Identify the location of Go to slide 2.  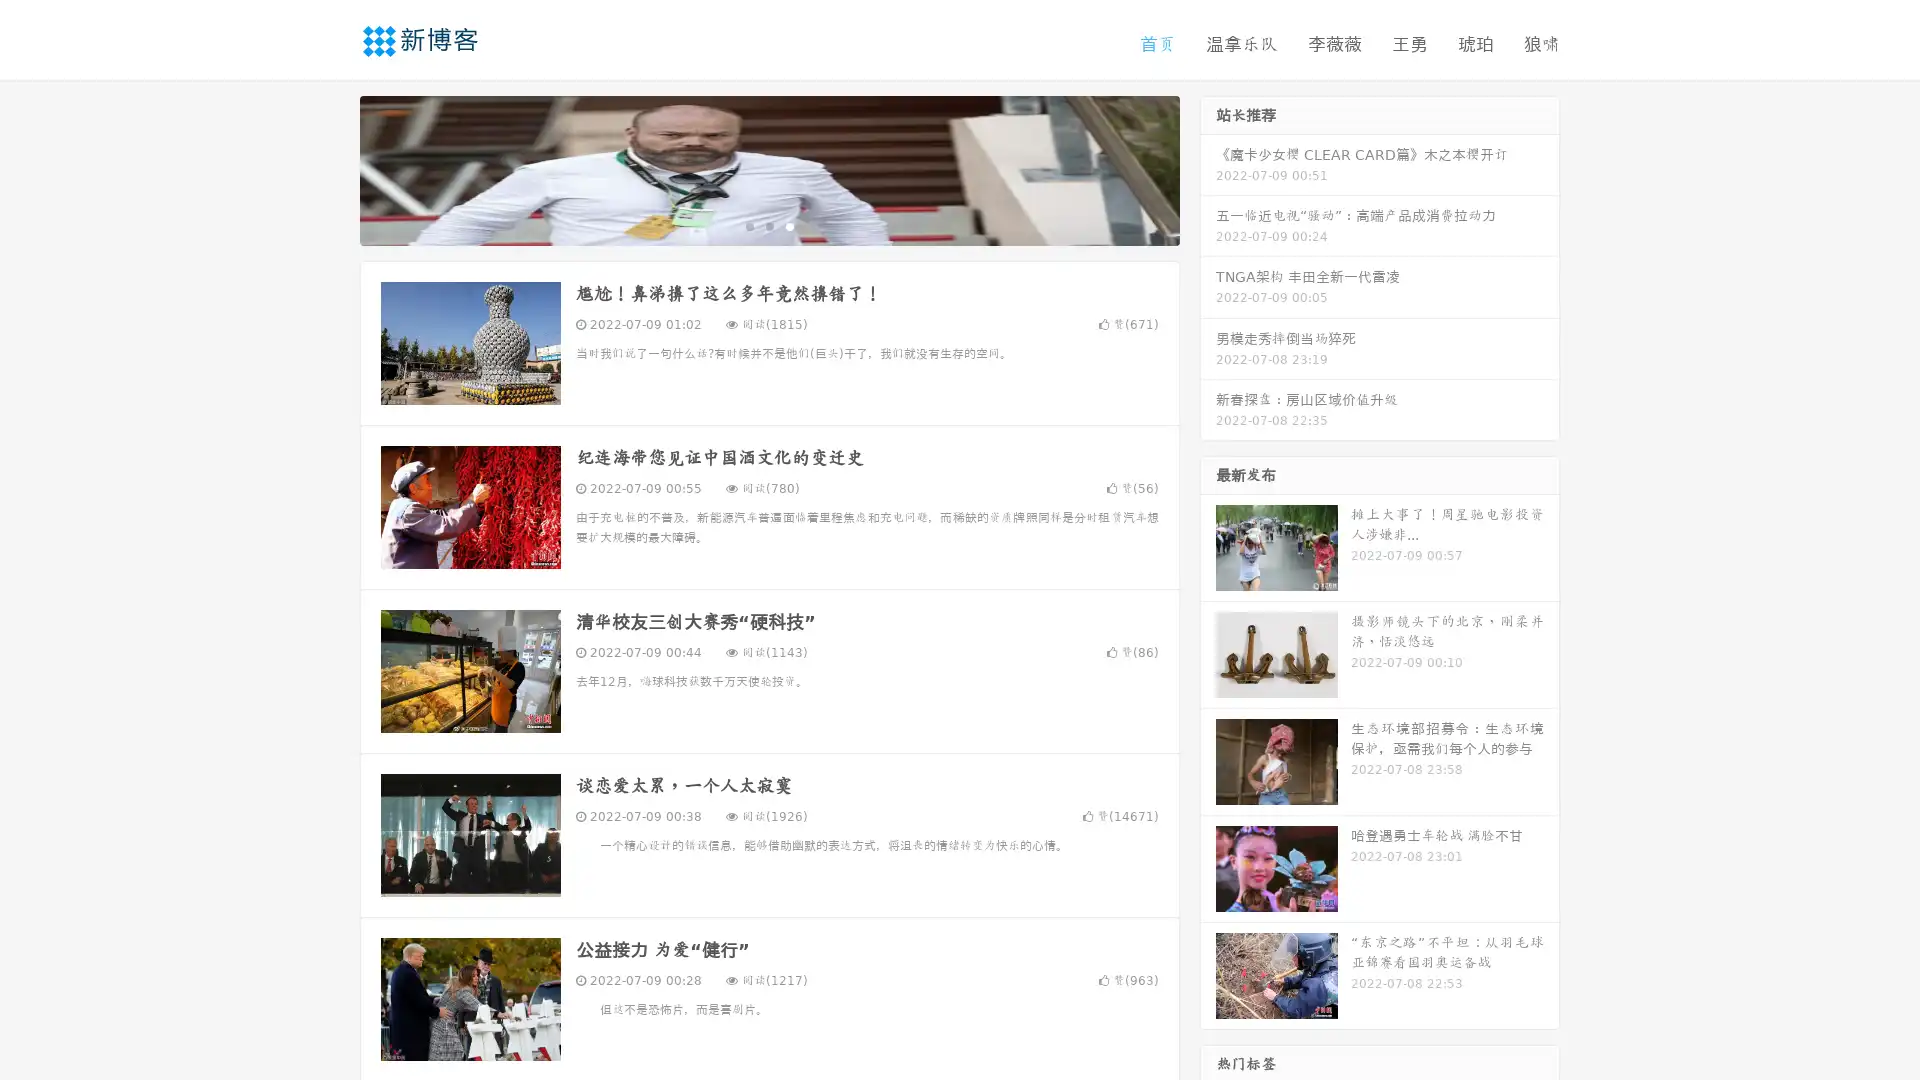
(768, 225).